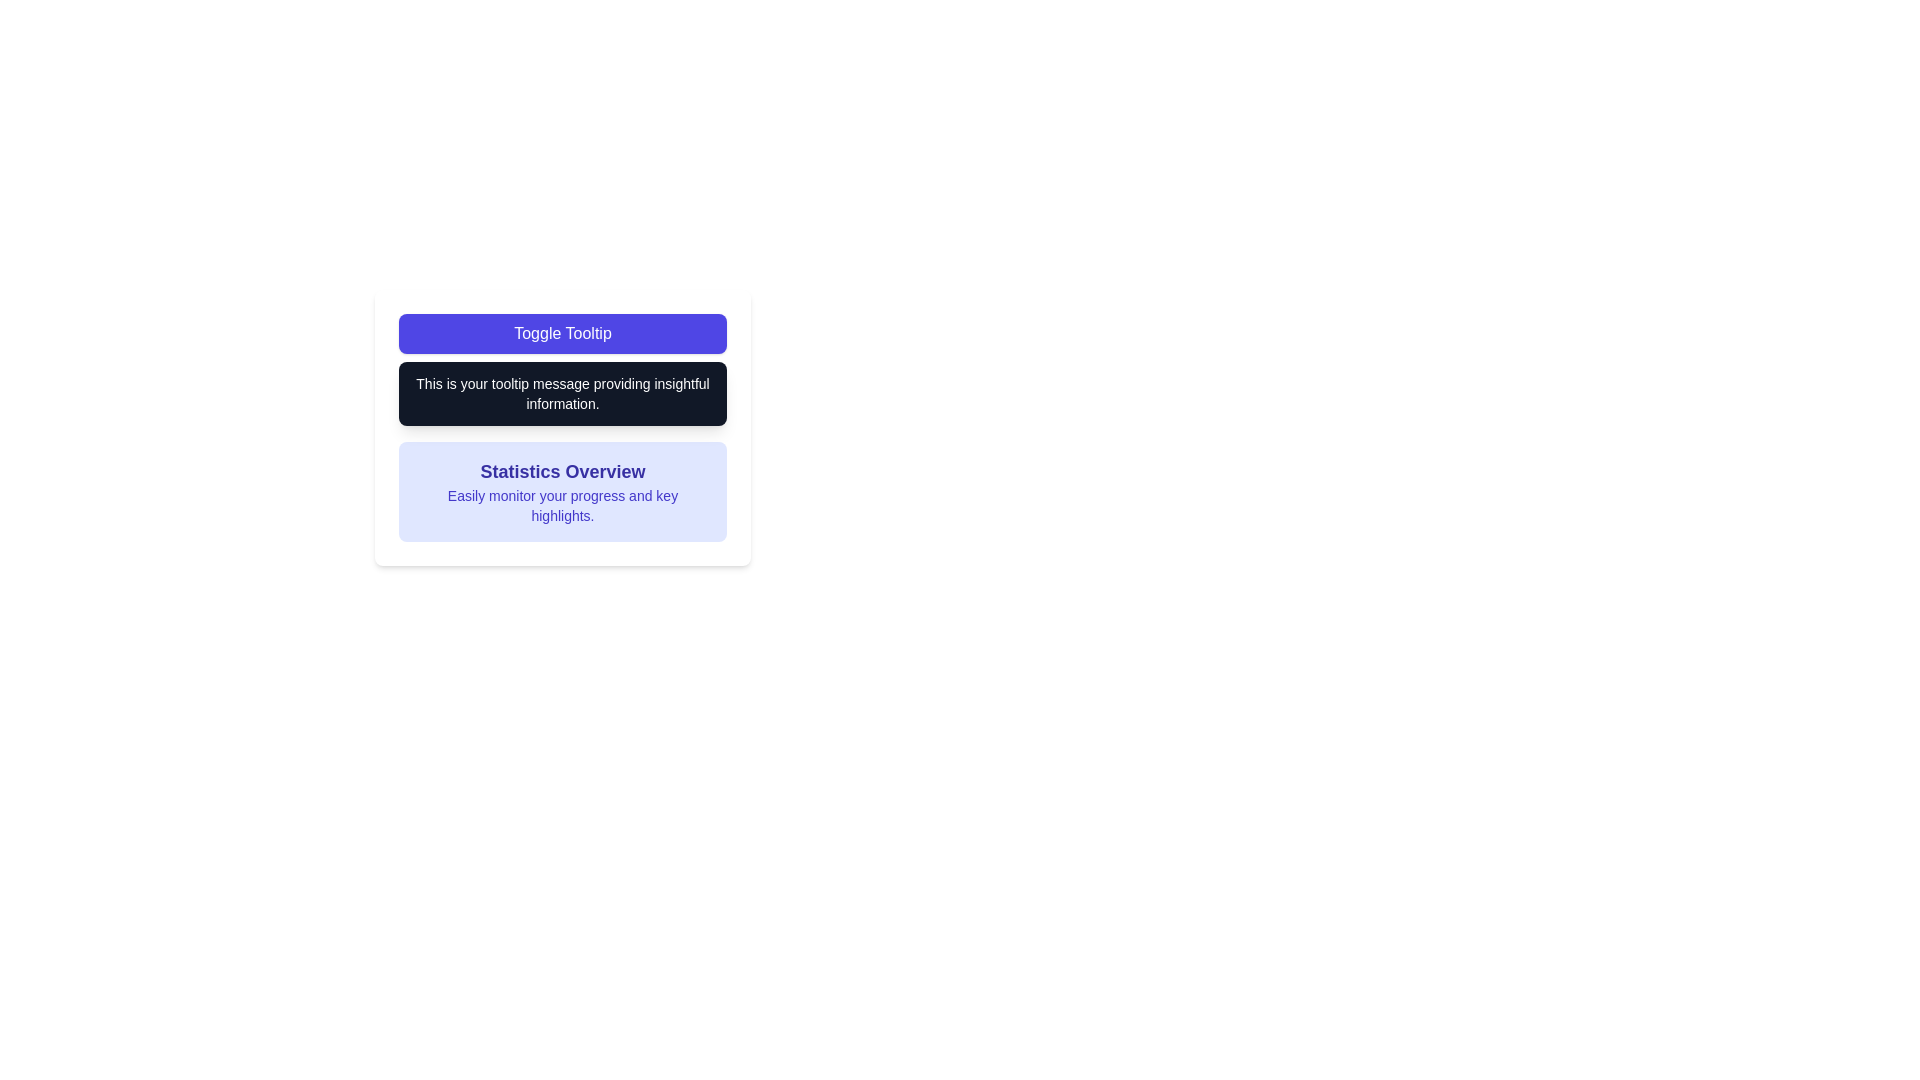 The image size is (1920, 1080). What do you see at coordinates (407, 397) in the screenshot?
I see `the icon located near the top left of the tooltip message indicating additional information or guidance` at bounding box center [407, 397].